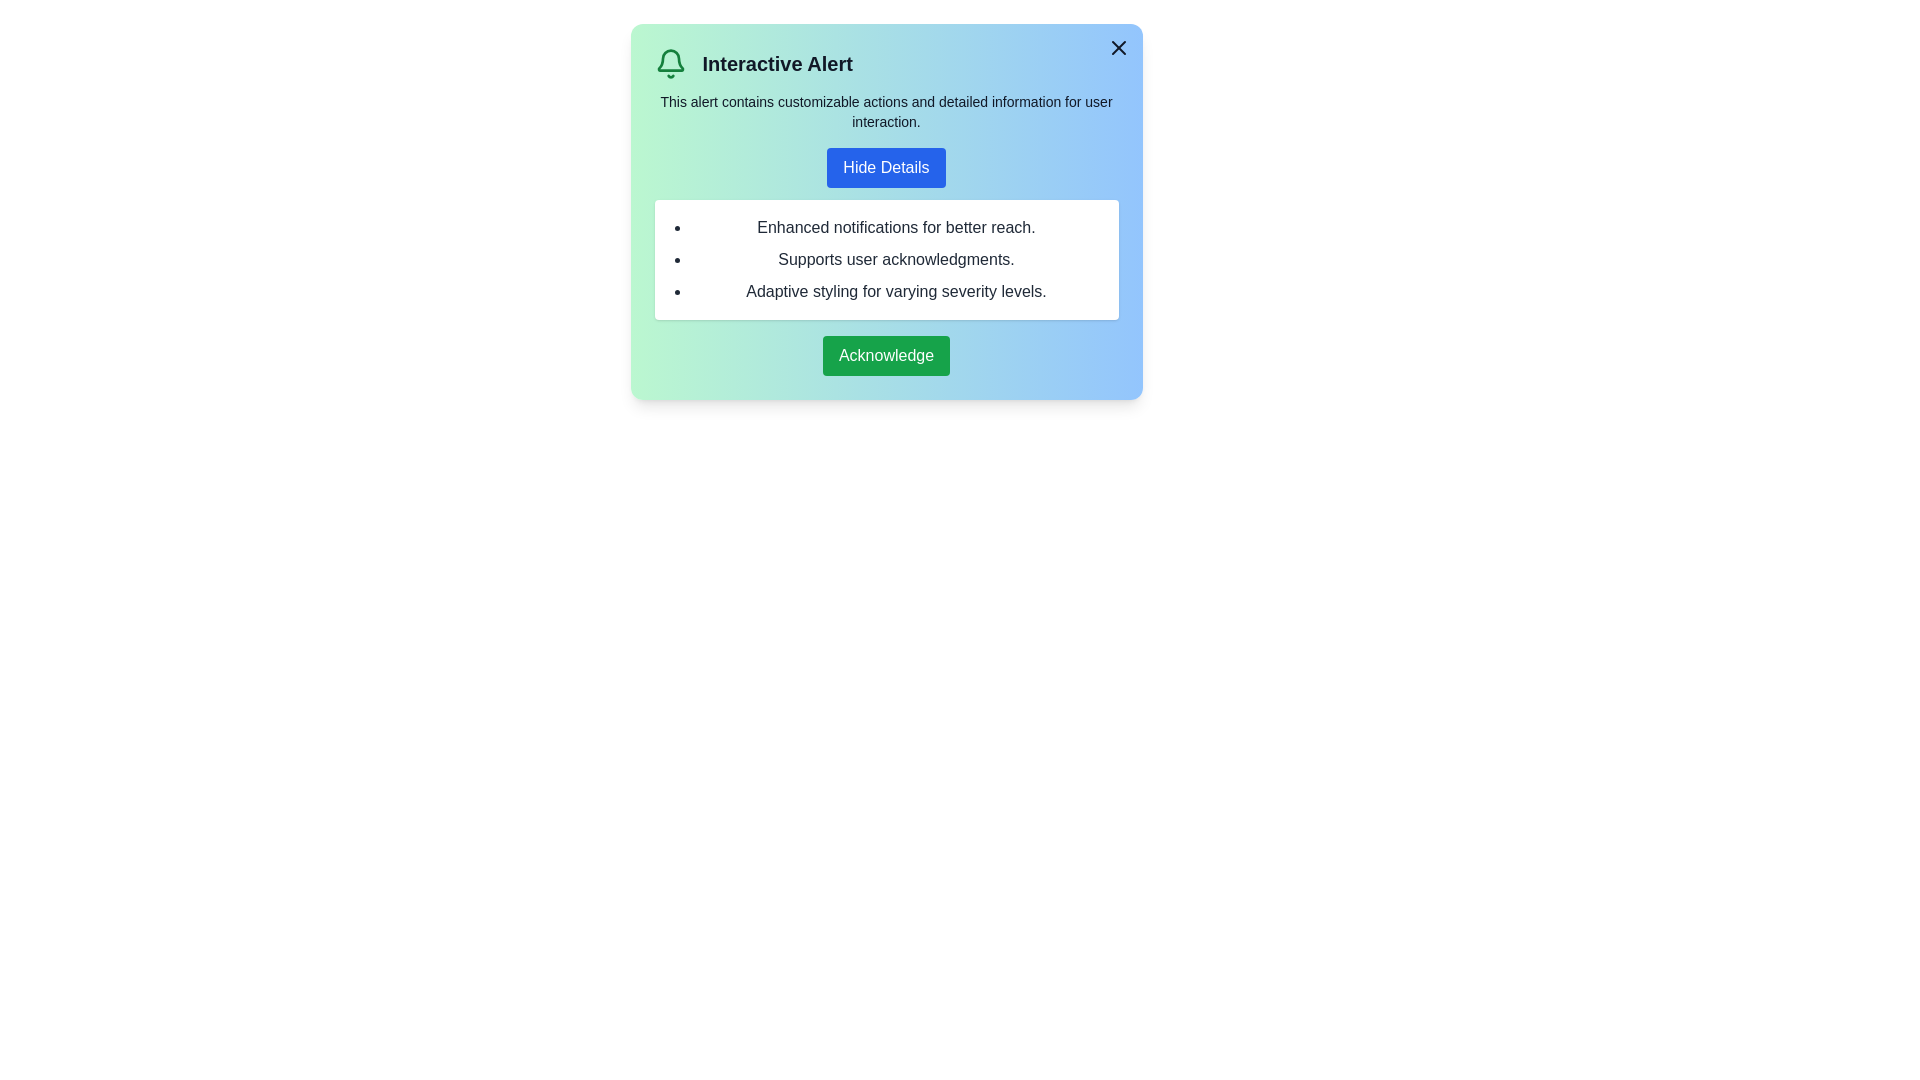 The height and width of the screenshot is (1080, 1920). Describe the element at coordinates (1117, 46) in the screenshot. I see `the close button to dismiss the alert` at that location.